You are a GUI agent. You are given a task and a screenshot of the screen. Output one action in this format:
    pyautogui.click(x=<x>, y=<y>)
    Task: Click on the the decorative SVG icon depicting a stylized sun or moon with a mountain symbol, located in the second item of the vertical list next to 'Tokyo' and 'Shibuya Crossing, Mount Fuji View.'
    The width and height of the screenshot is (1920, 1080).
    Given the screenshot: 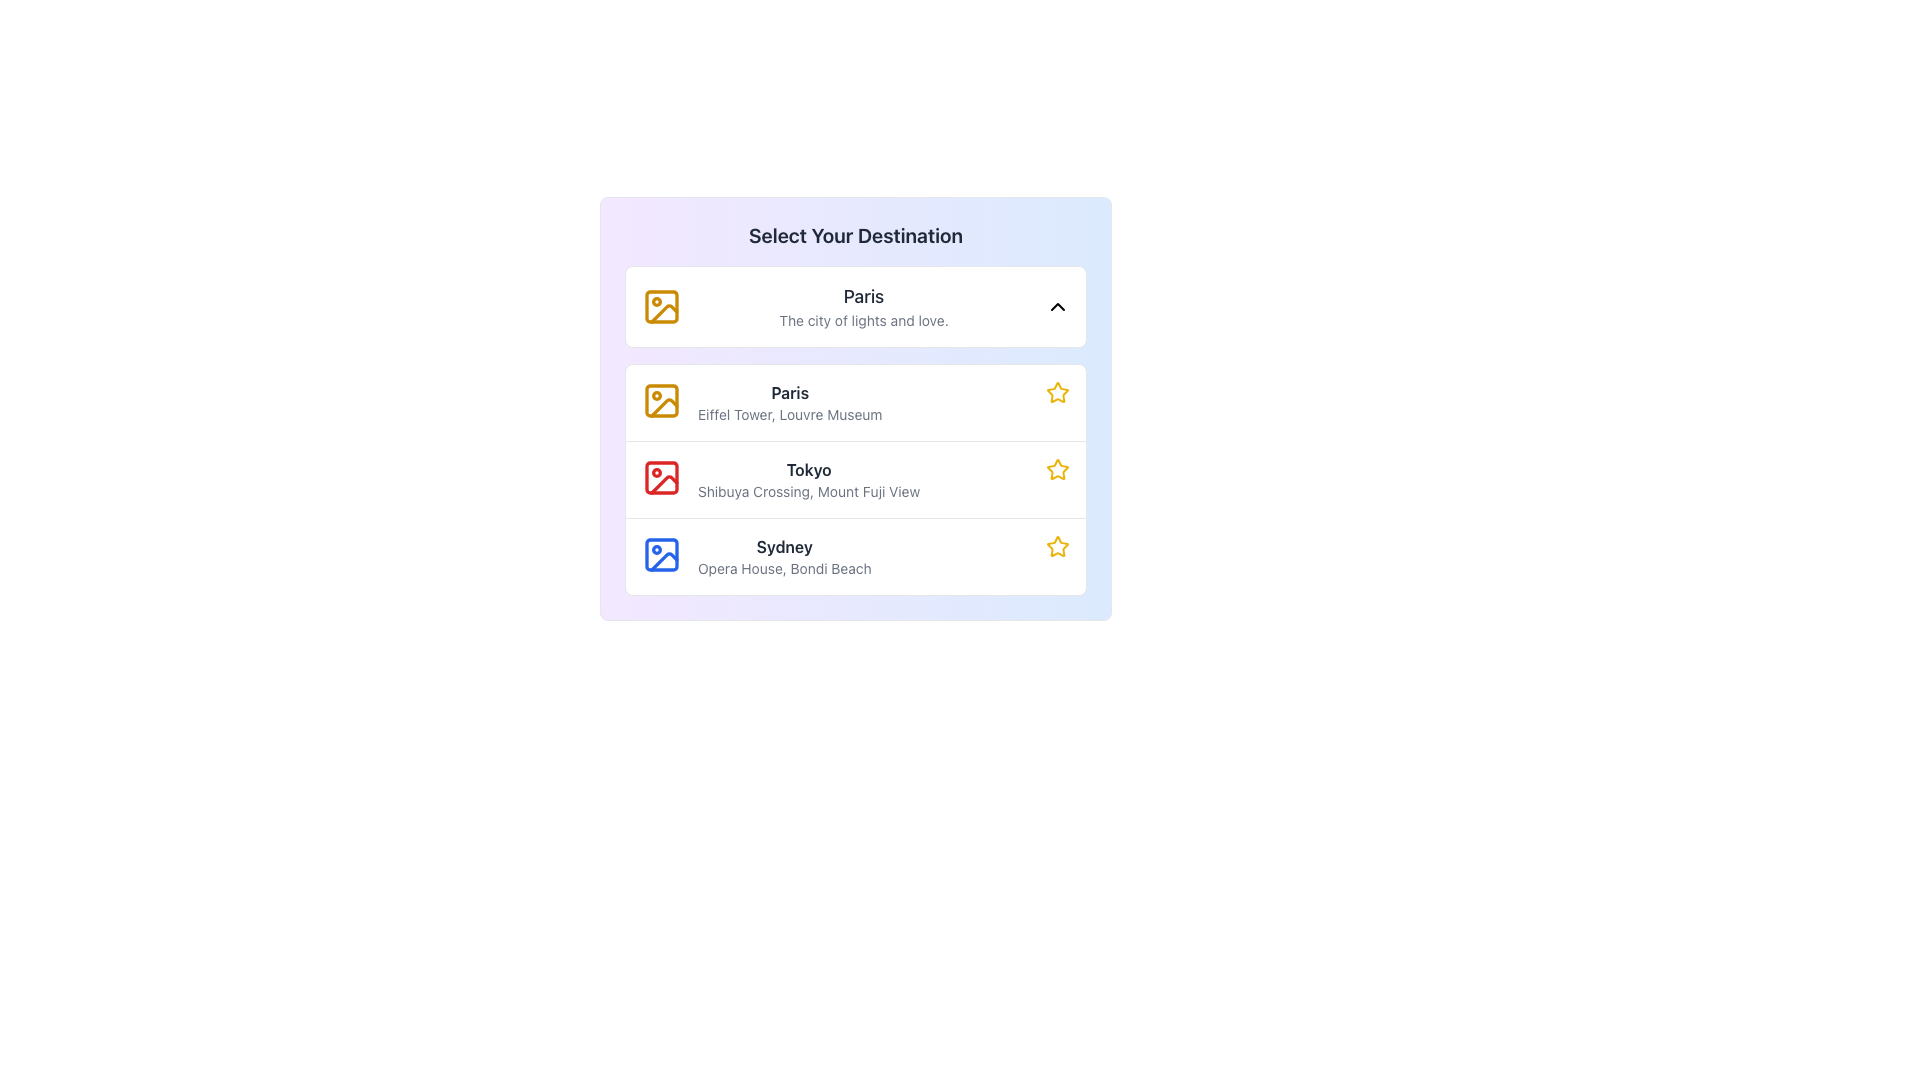 What is the action you would take?
    pyautogui.click(x=662, y=478)
    